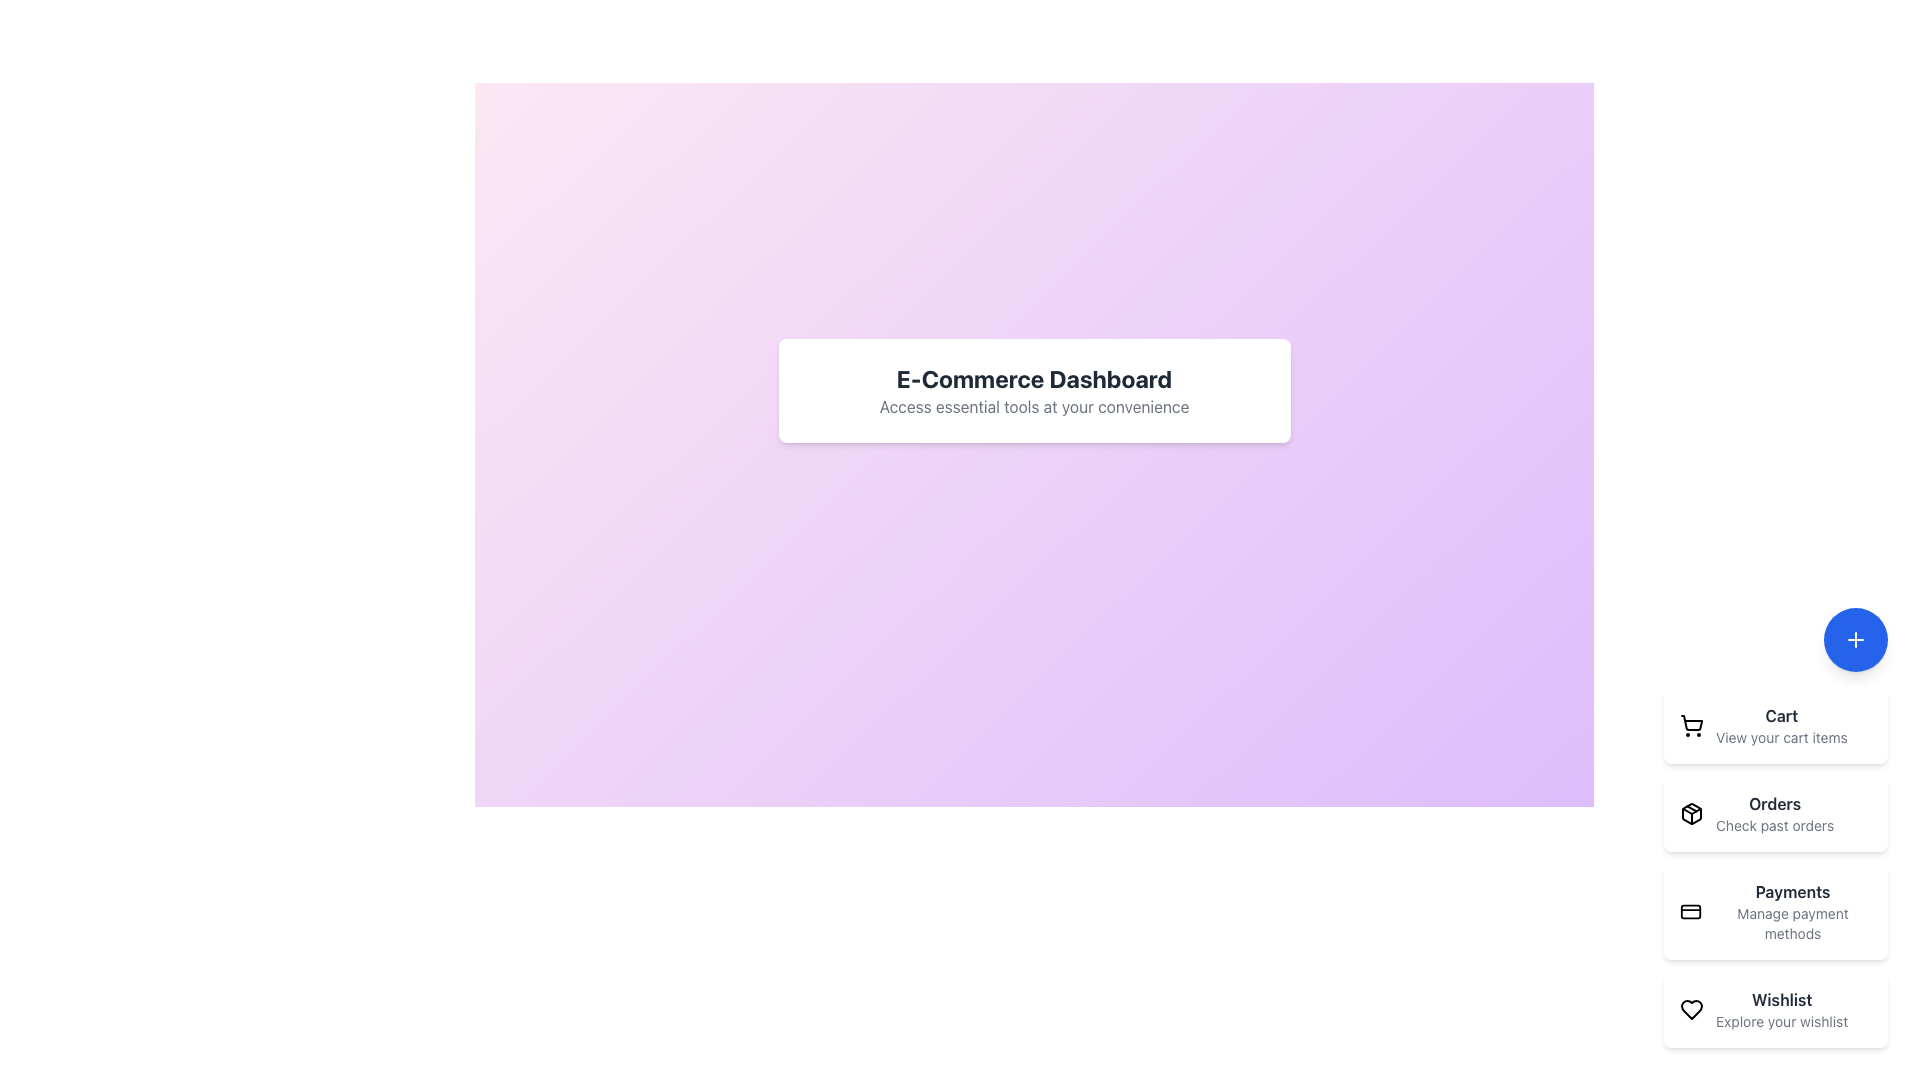 This screenshot has height=1080, width=1920. I want to click on the 'Manage payment methods' text label, which is styled in a smaller gray font and positioned below the bold 'Payments' label in a vertical list of options within a sidebar, so click(1793, 924).